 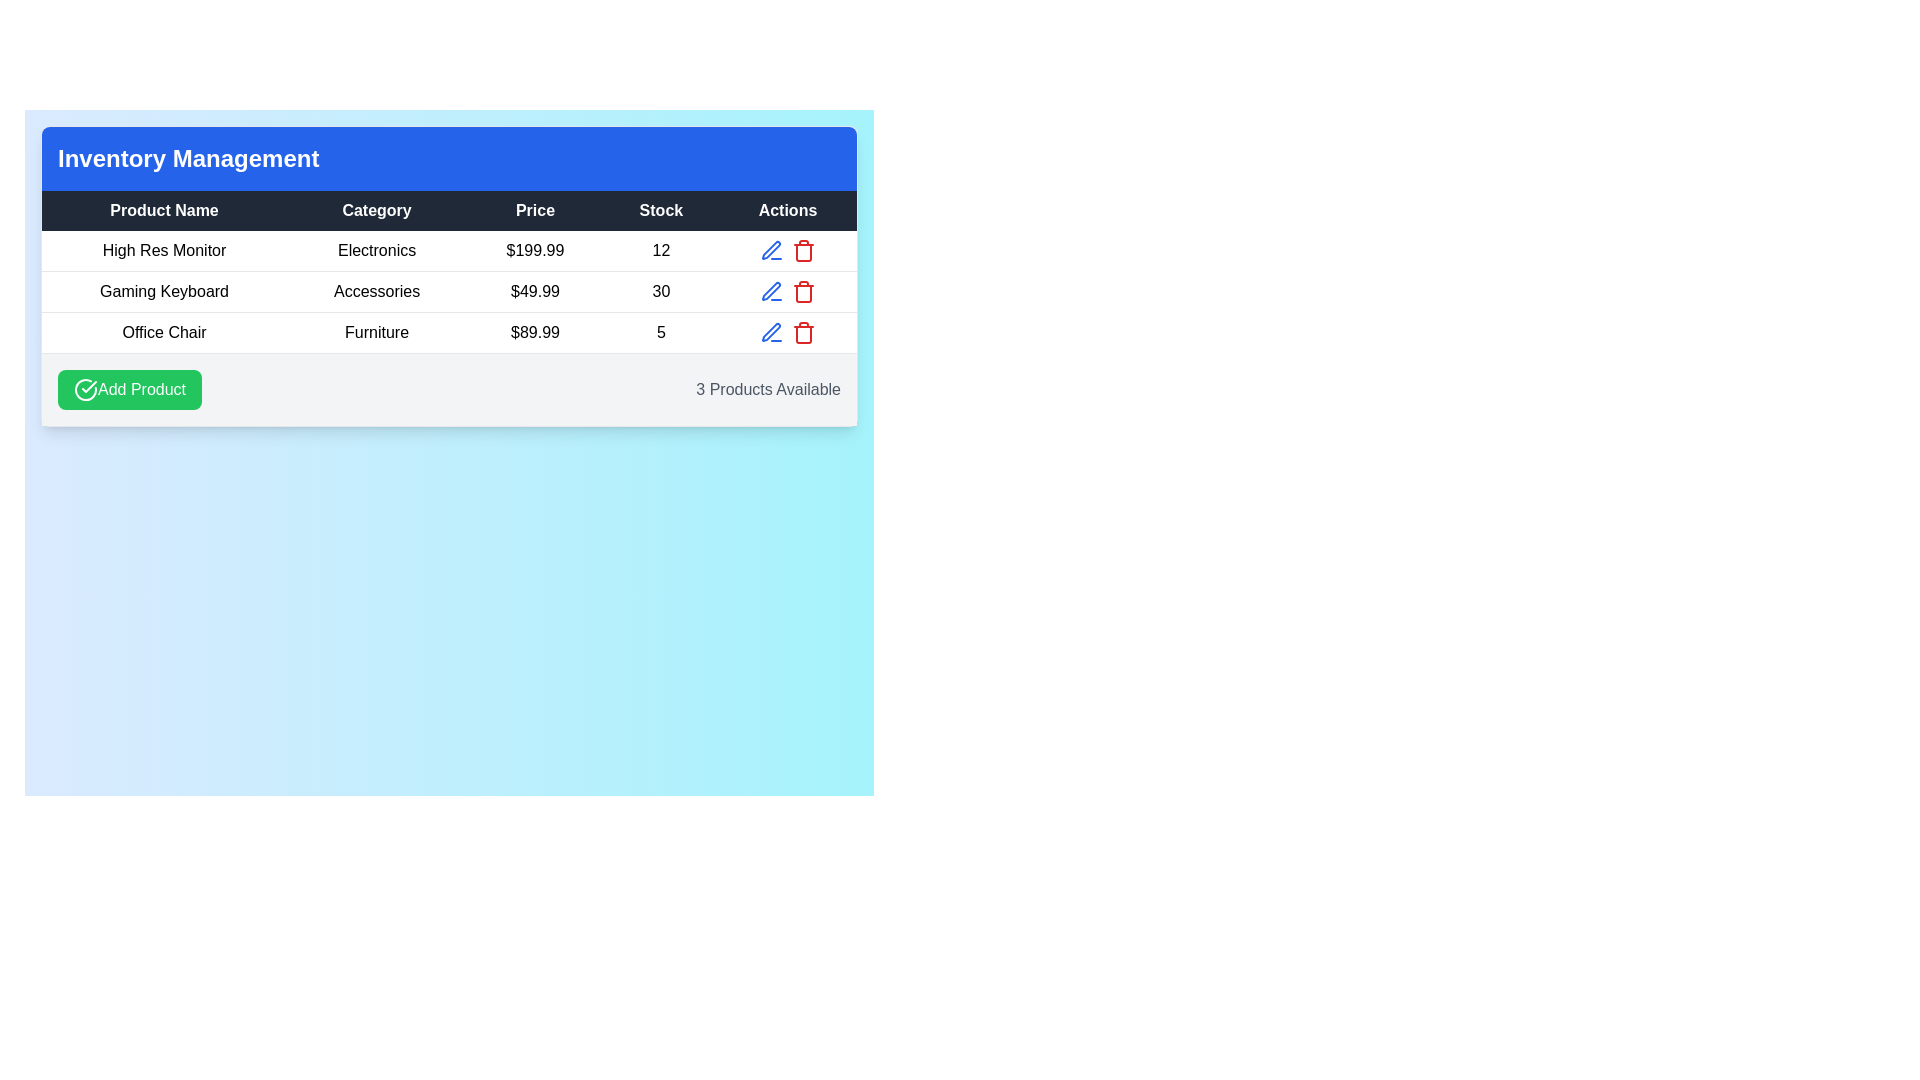 I want to click on the label indicating the category of the 'Gaming Keyboard' product, which is located in the second cell of the second row under the 'Category' column, so click(x=377, y=292).